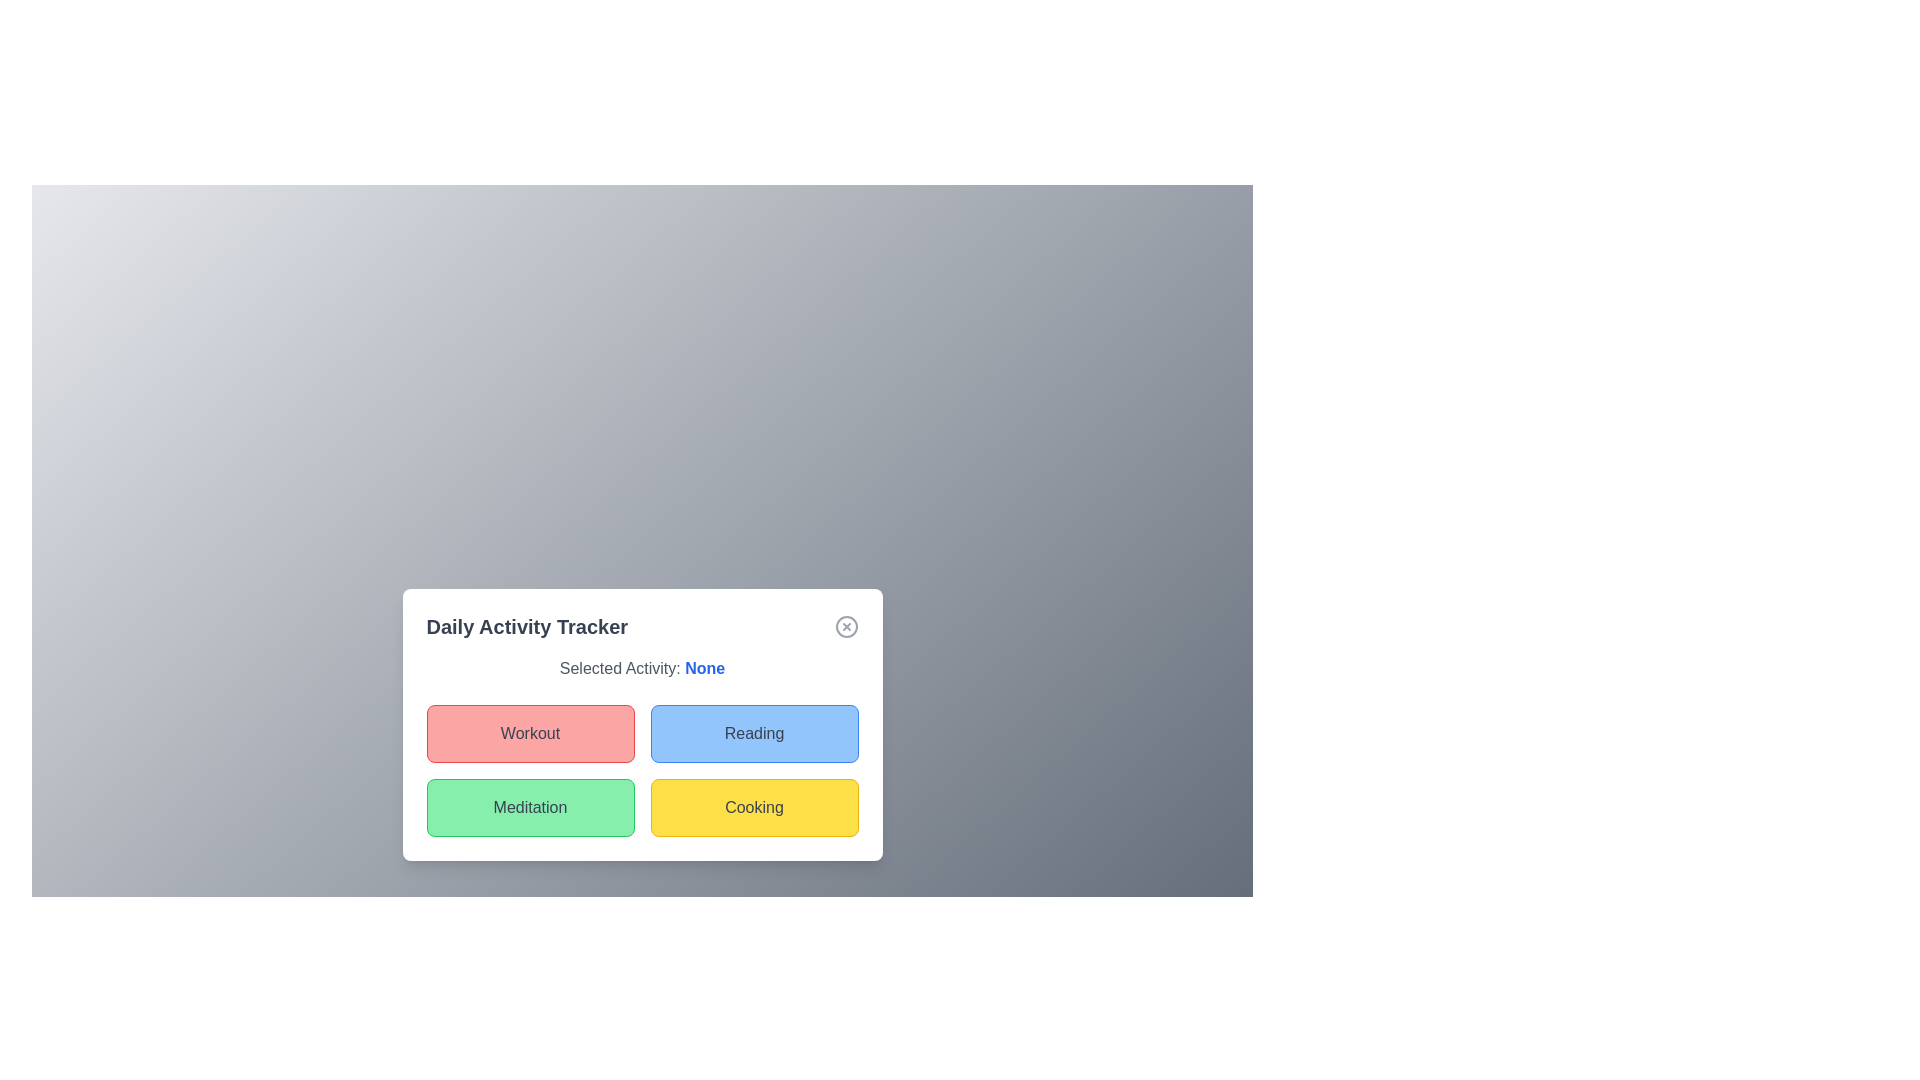 The image size is (1920, 1080). I want to click on the activity Cooking by clicking on the respective button, so click(753, 806).